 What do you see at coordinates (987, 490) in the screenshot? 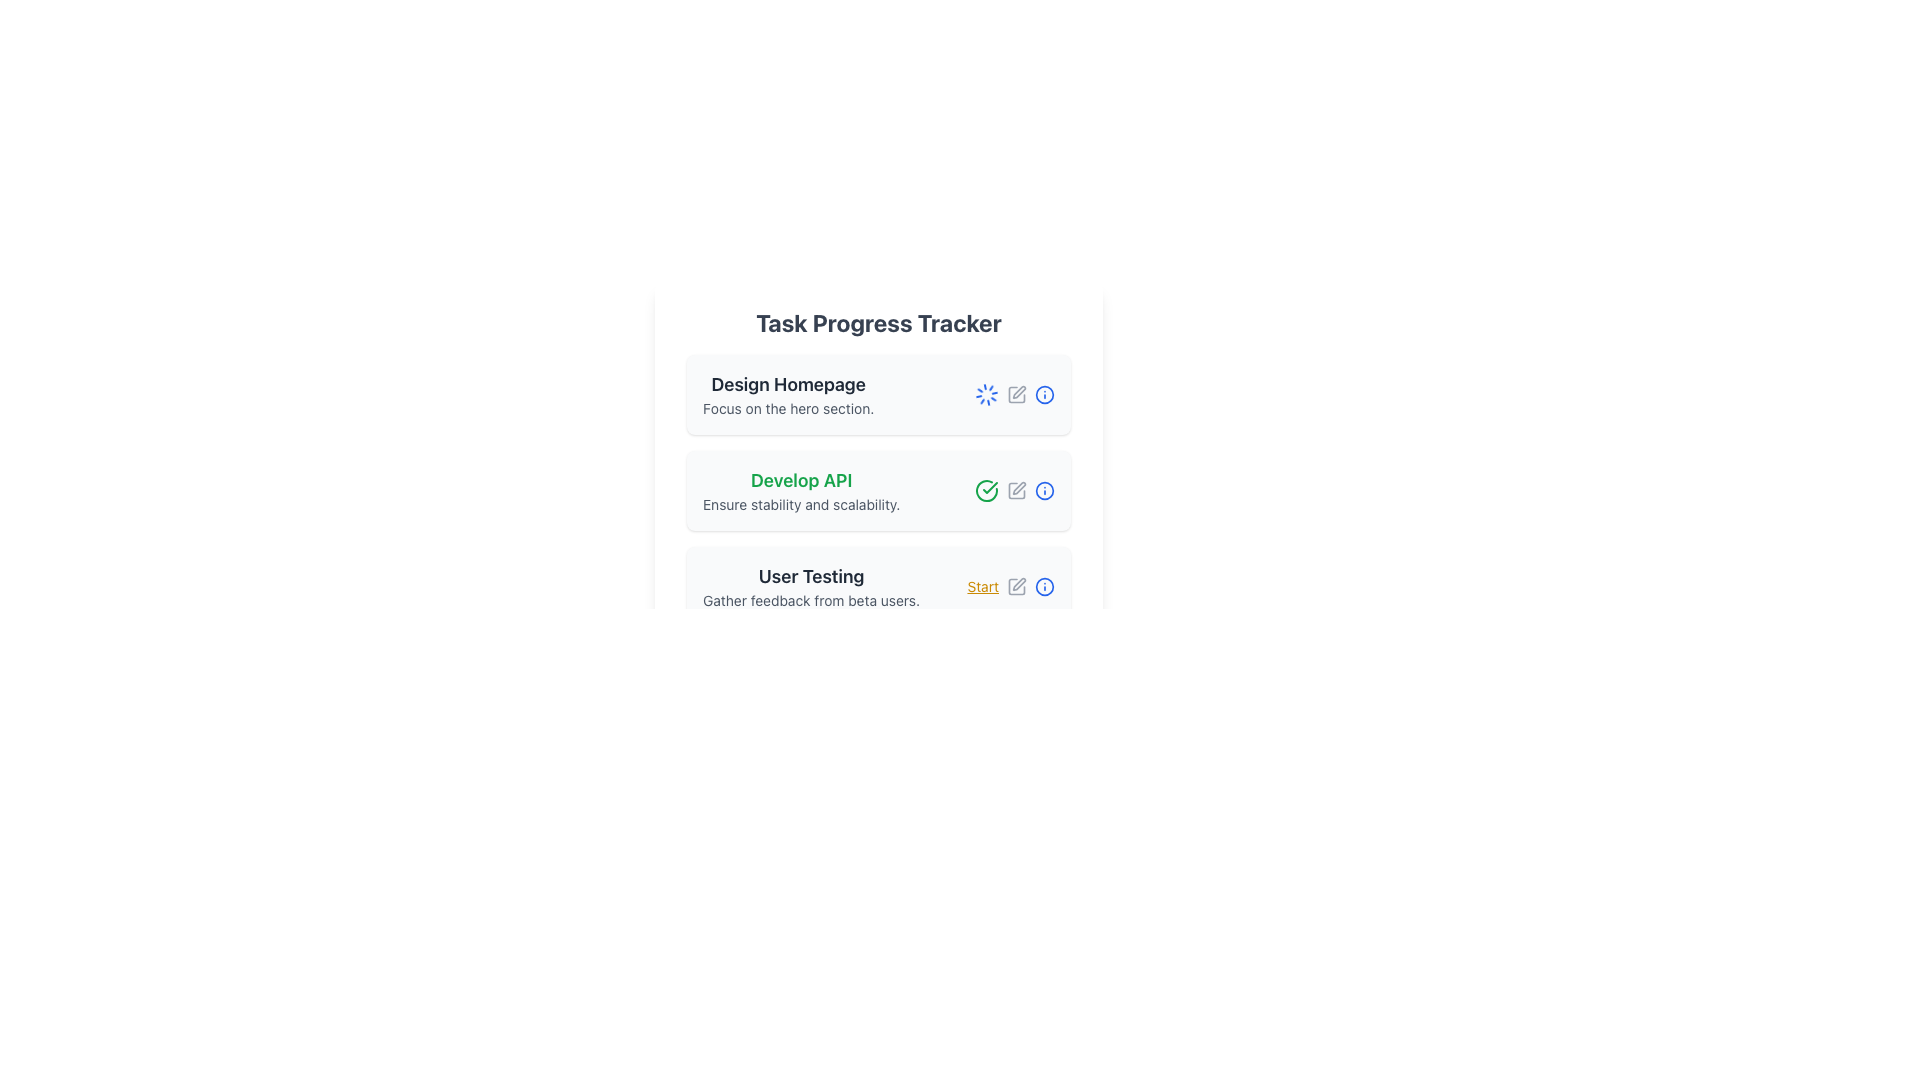
I see `the green circular icon with a checkmark inside, indicating a completed task, located in the 'Develop API' section of the task list` at bounding box center [987, 490].